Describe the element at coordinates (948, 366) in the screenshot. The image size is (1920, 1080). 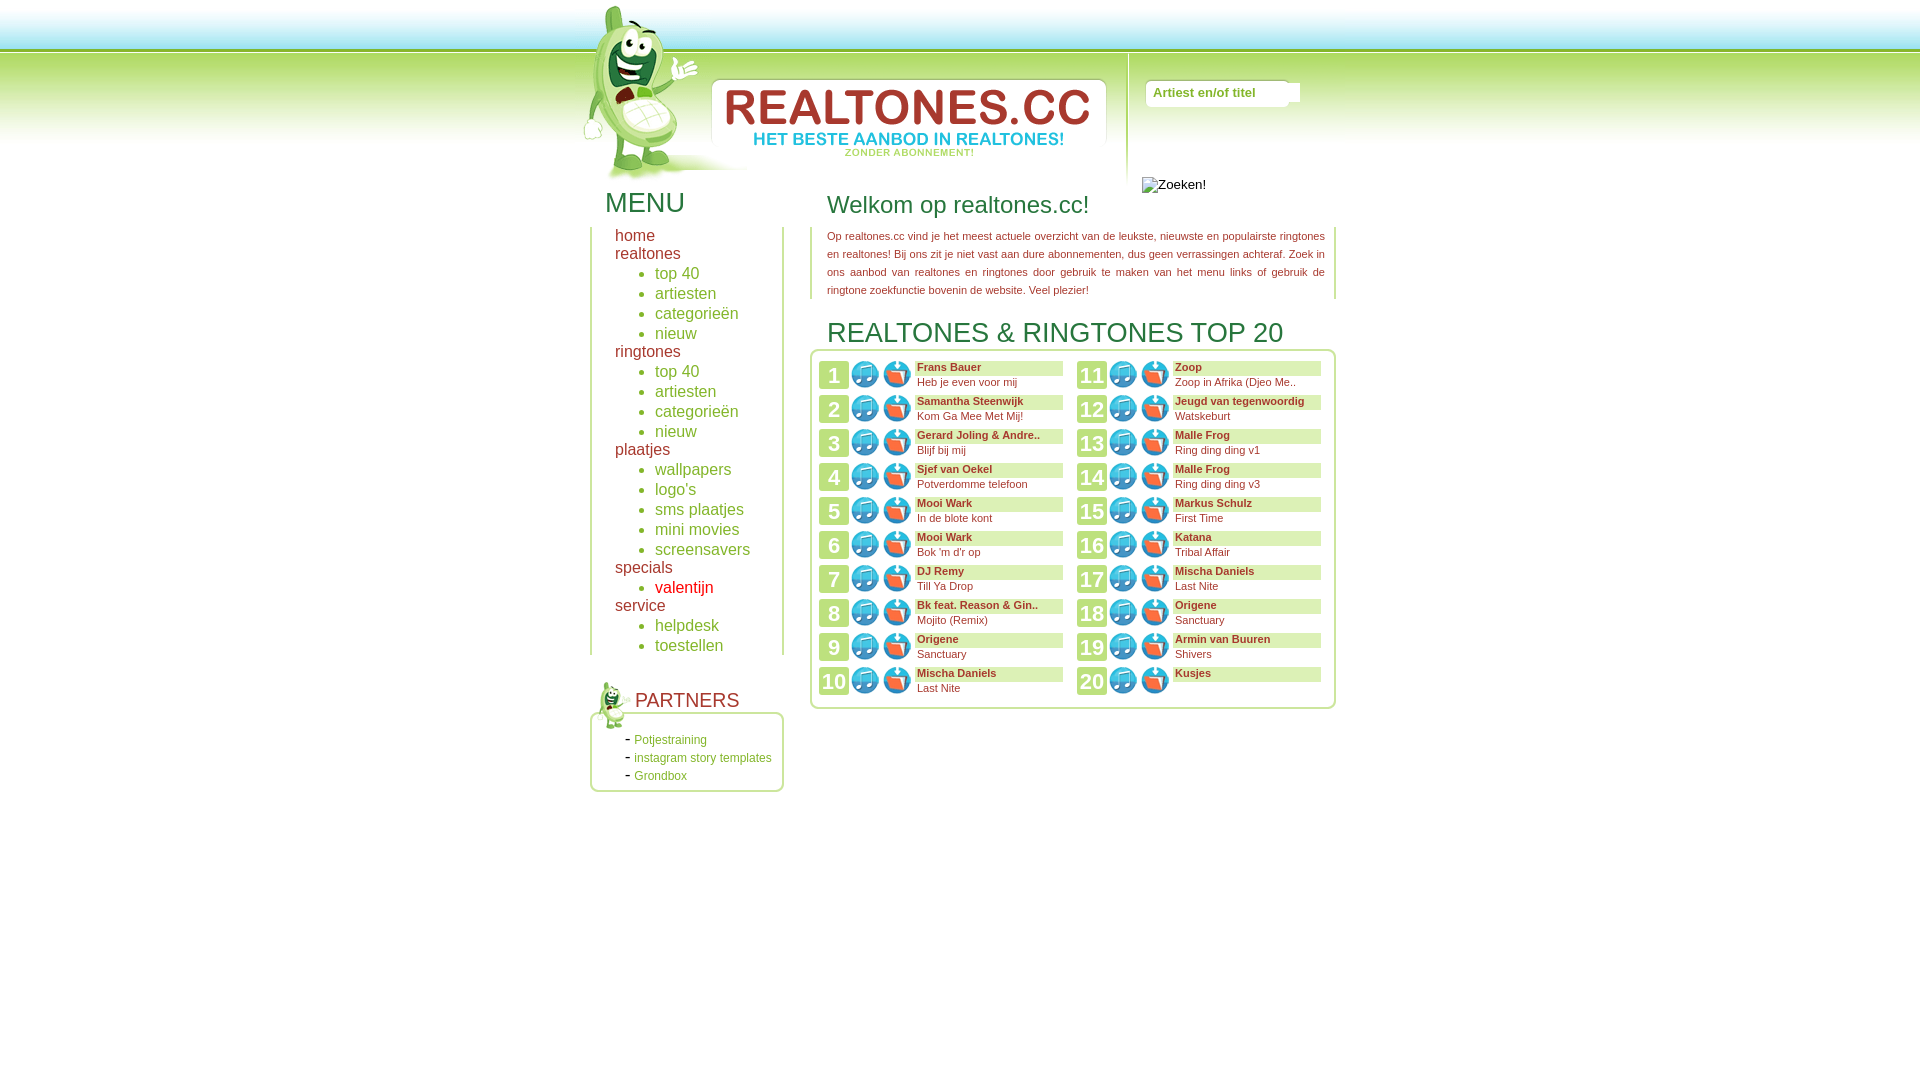
I see `'Frans Bauer'` at that location.